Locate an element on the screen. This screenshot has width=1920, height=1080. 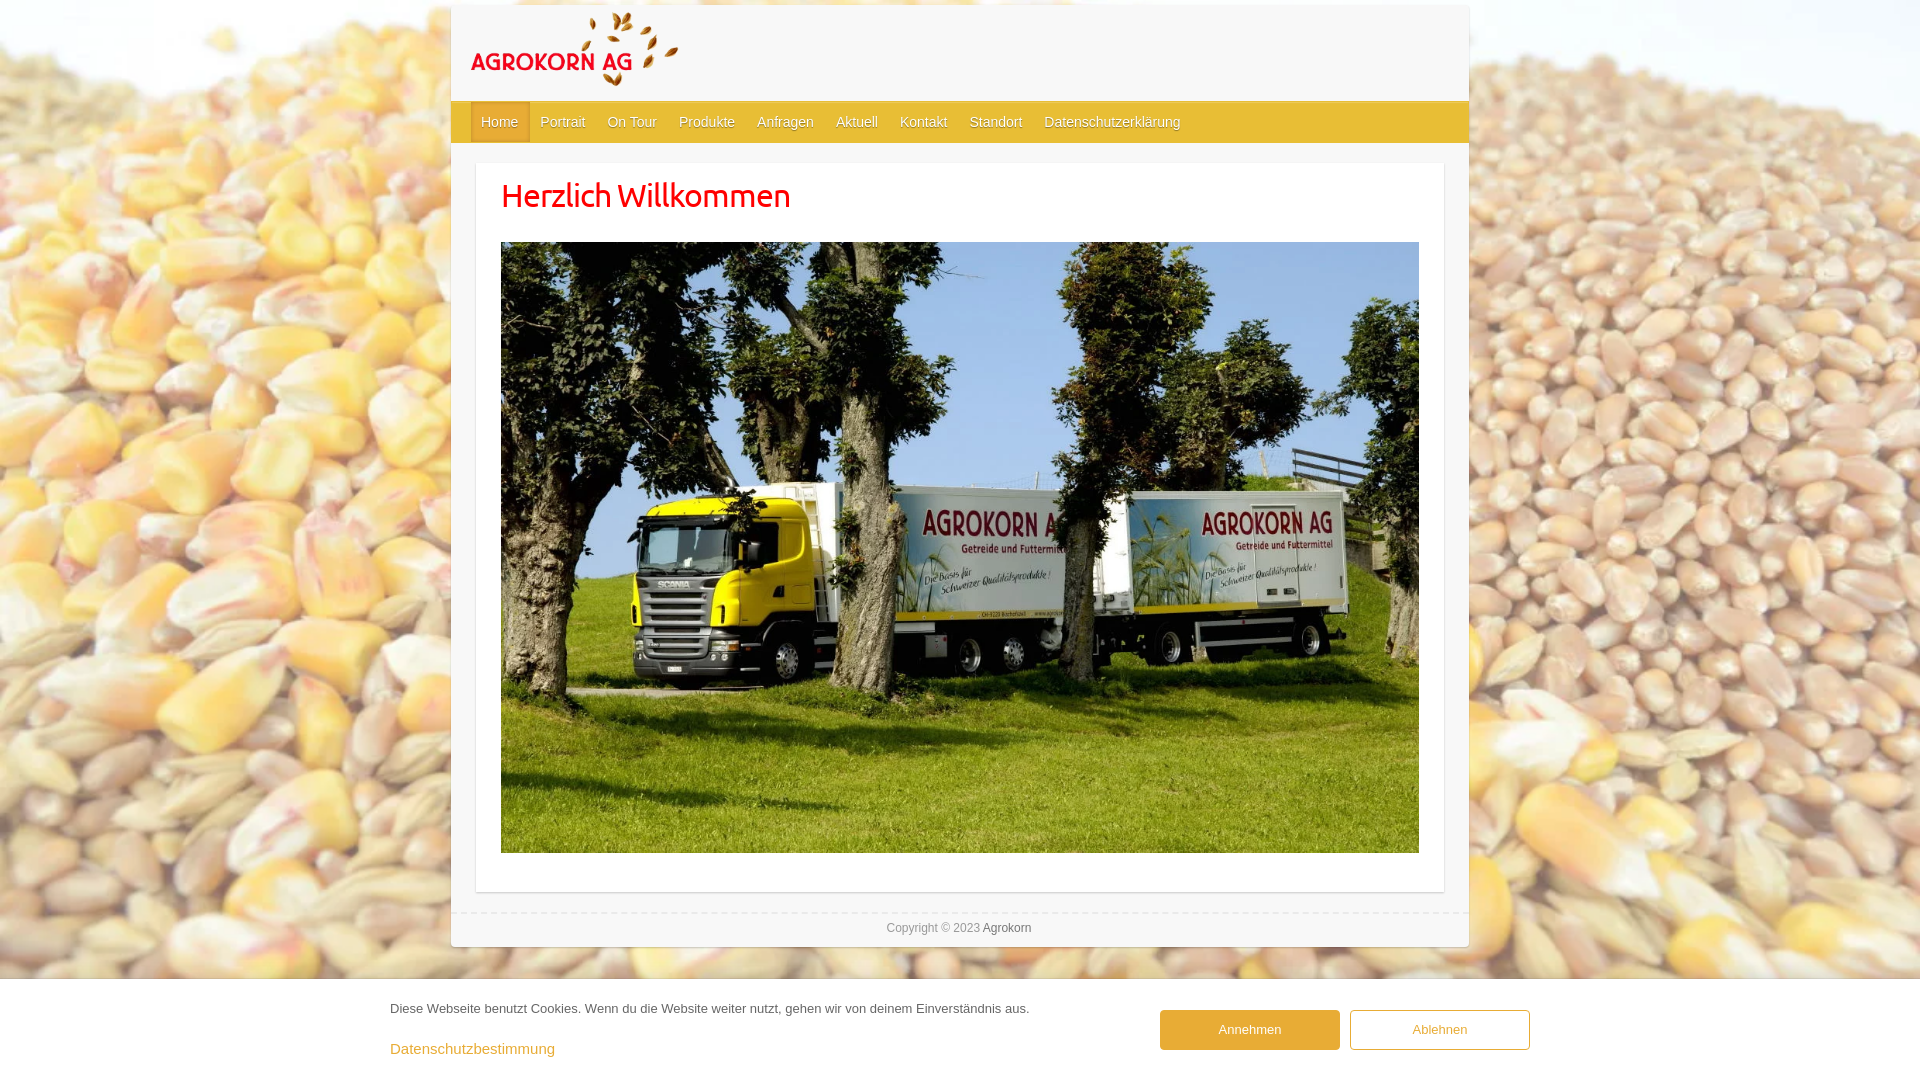
'Datenschutzbestimmung' is located at coordinates (471, 1047).